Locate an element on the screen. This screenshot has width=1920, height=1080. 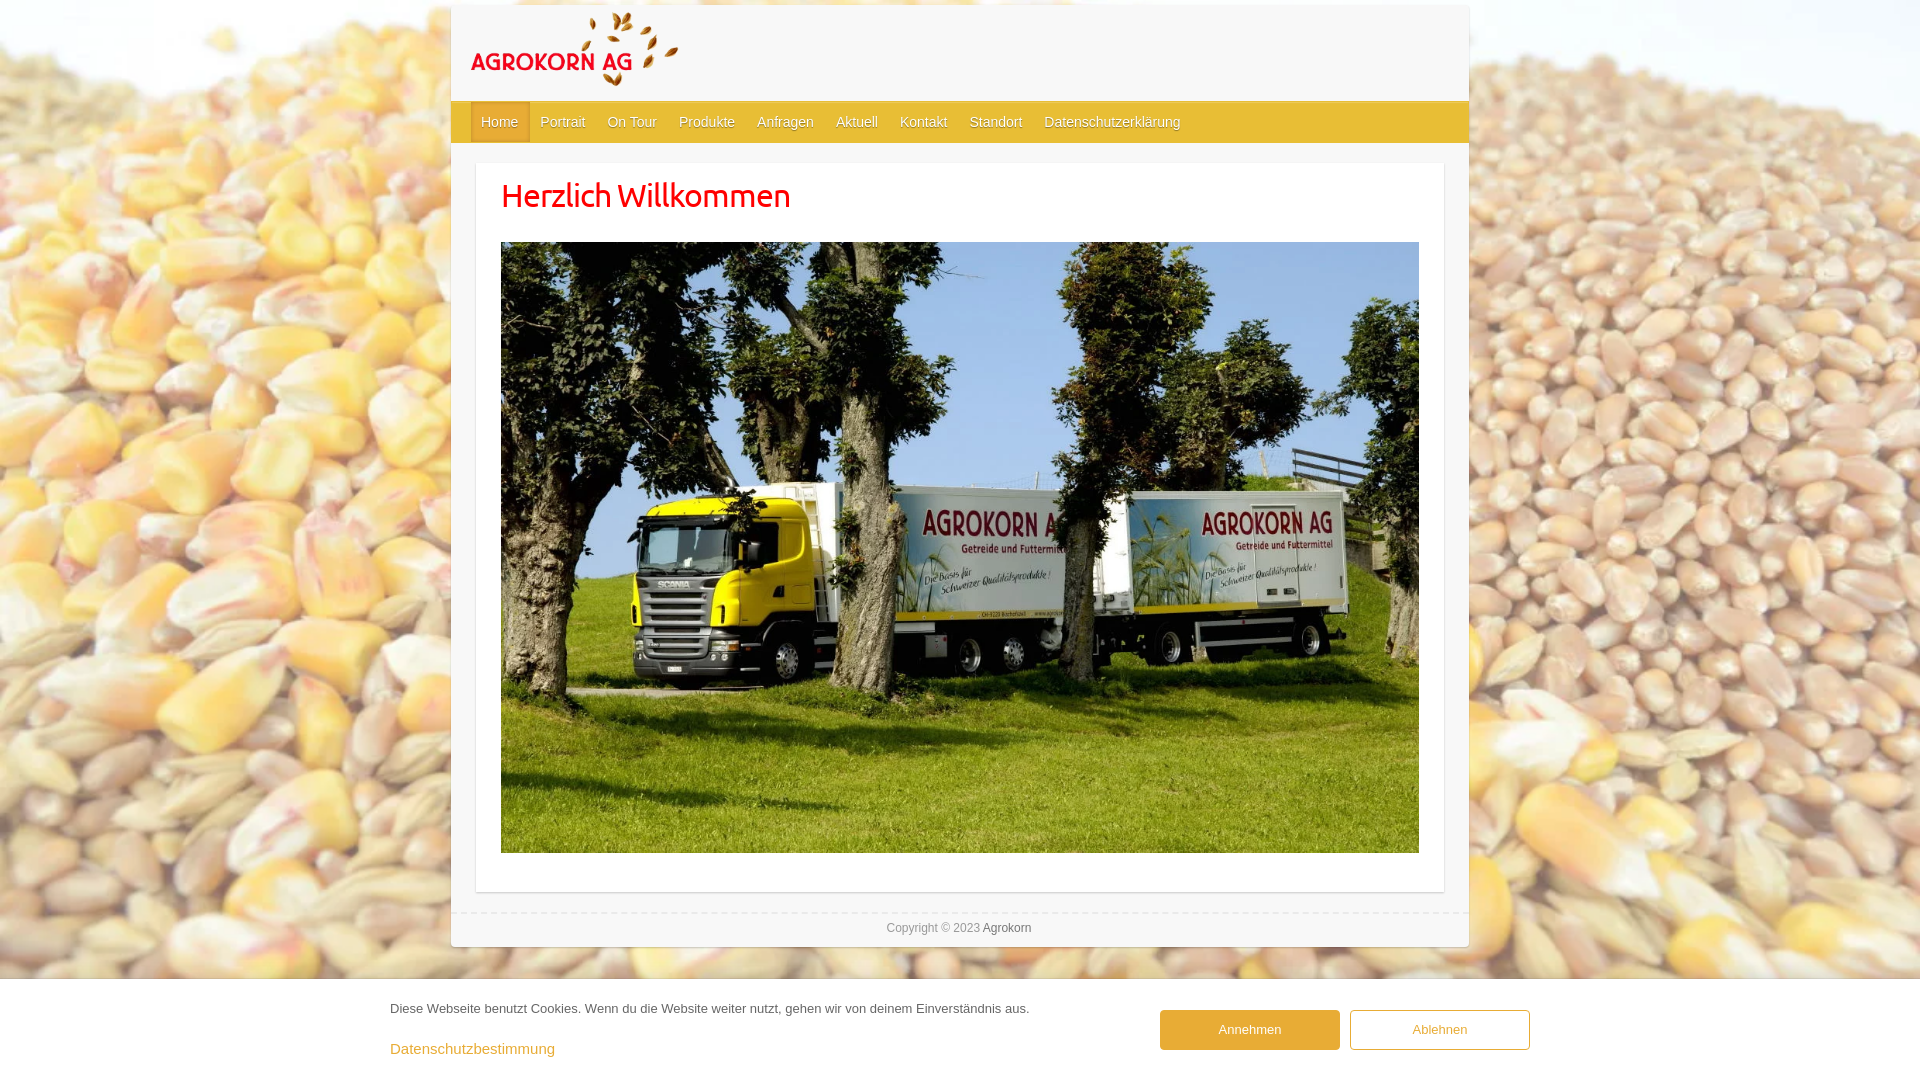
'Datenschutzbestimmung' is located at coordinates (471, 1047).